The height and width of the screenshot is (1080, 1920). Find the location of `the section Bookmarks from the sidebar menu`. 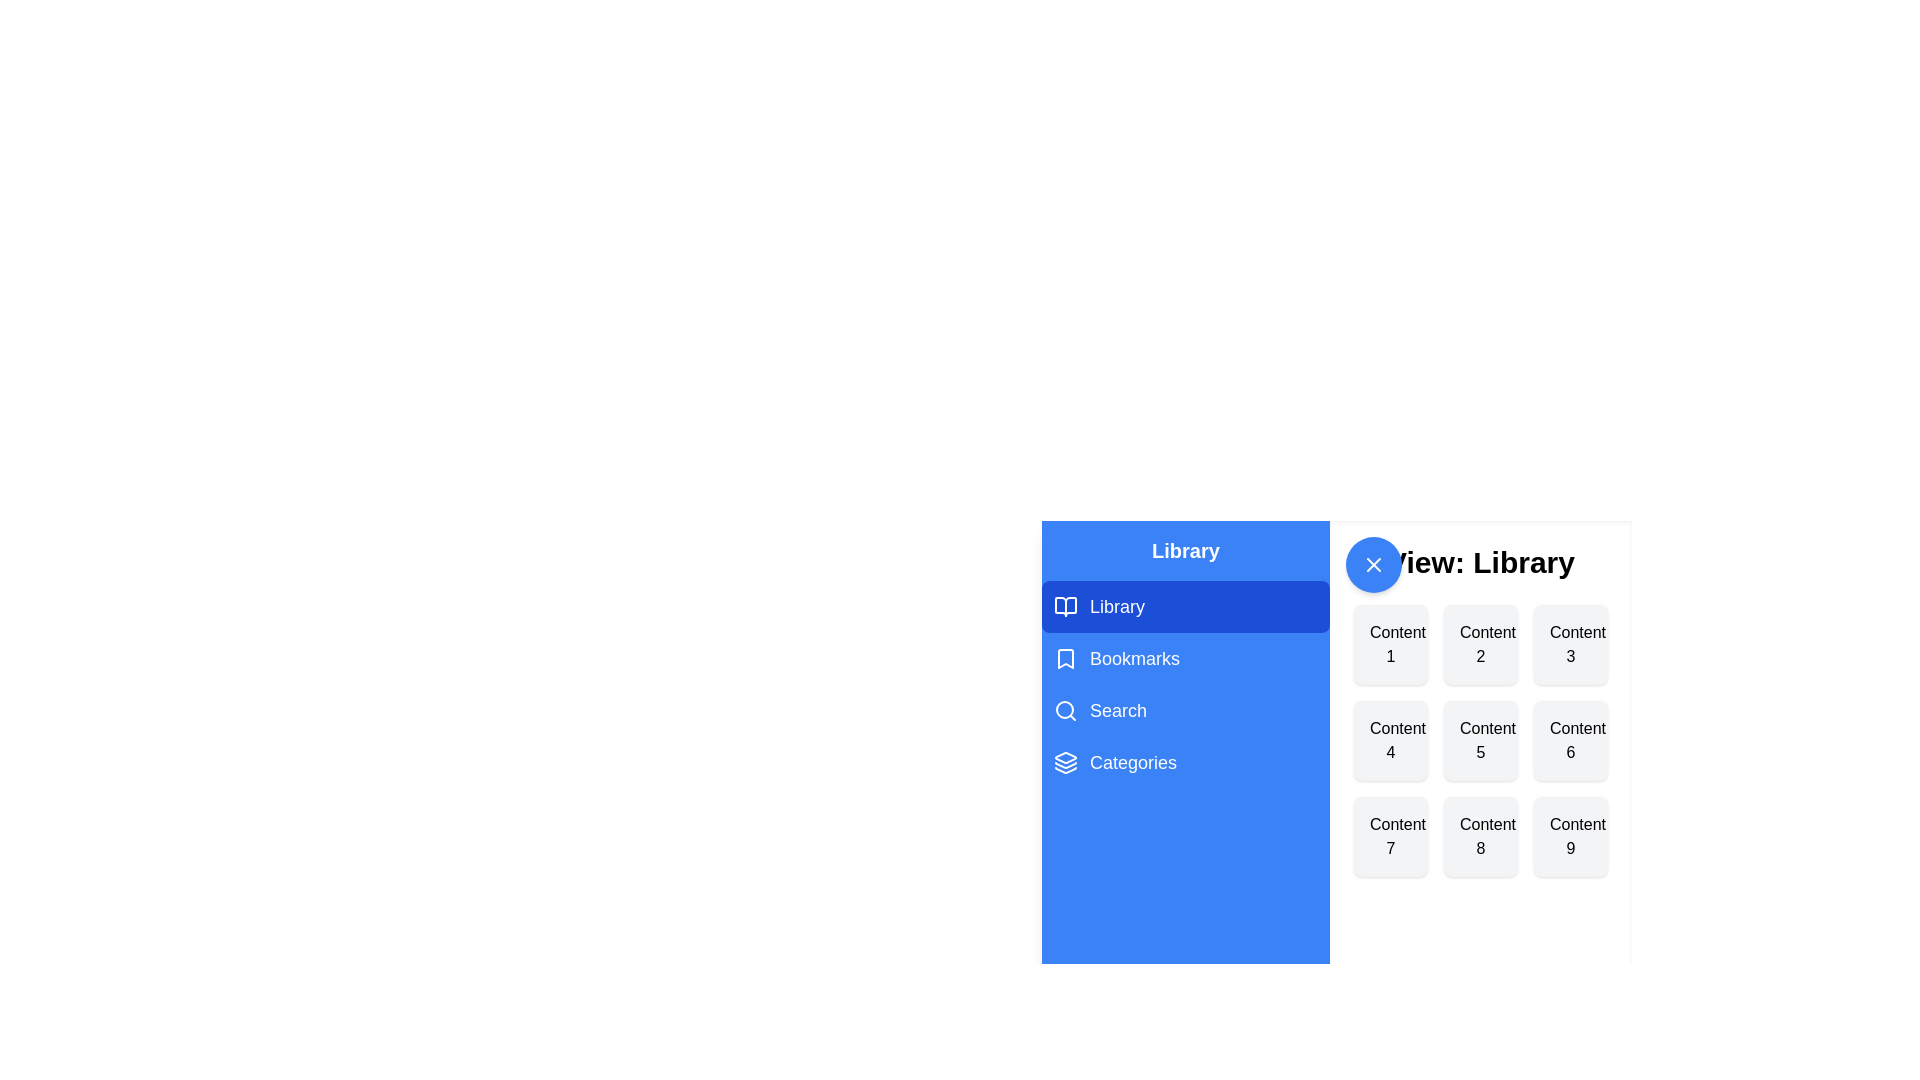

the section Bookmarks from the sidebar menu is located at coordinates (1185, 659).